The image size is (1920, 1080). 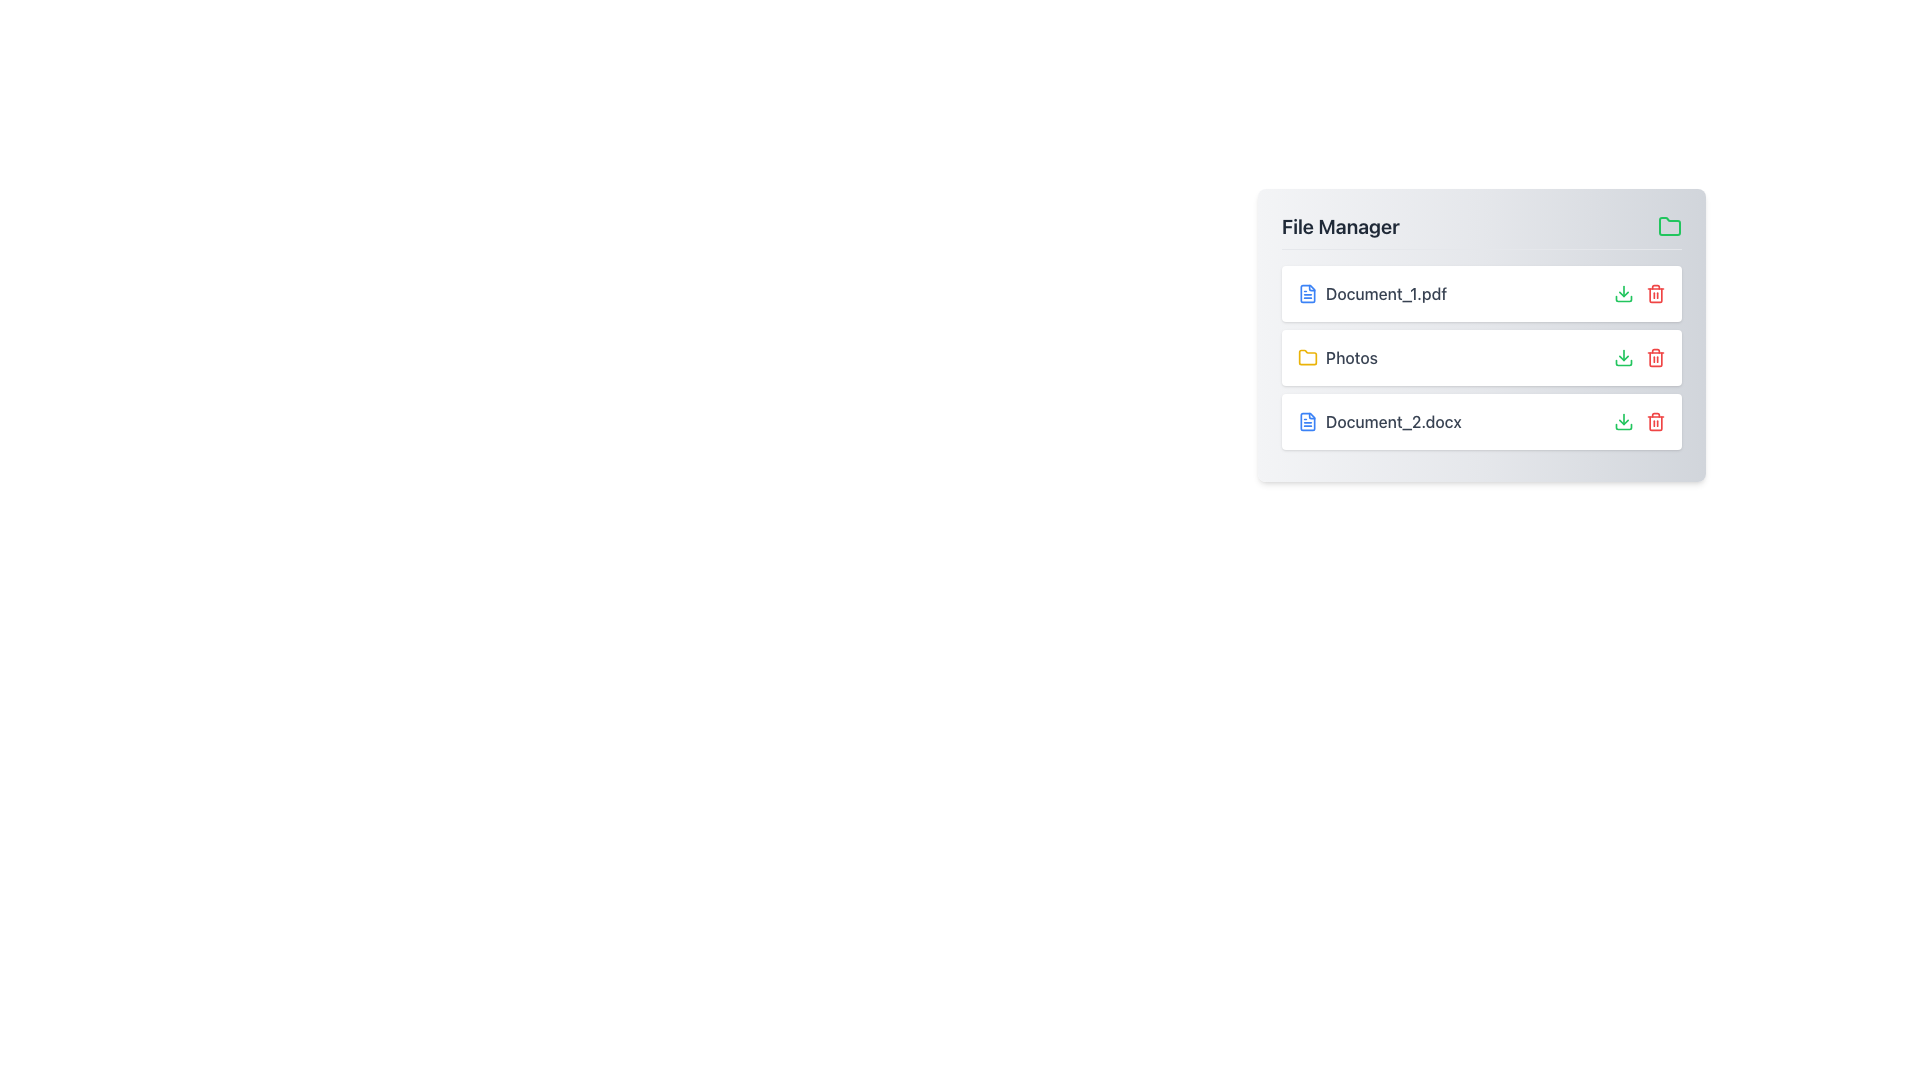 What do you see at coordinates (1338, 357) in the screenshot?
I see `the 'Photos' folder label with the yellow folder icon in the File Manager` at bounding box center [1338, 357].